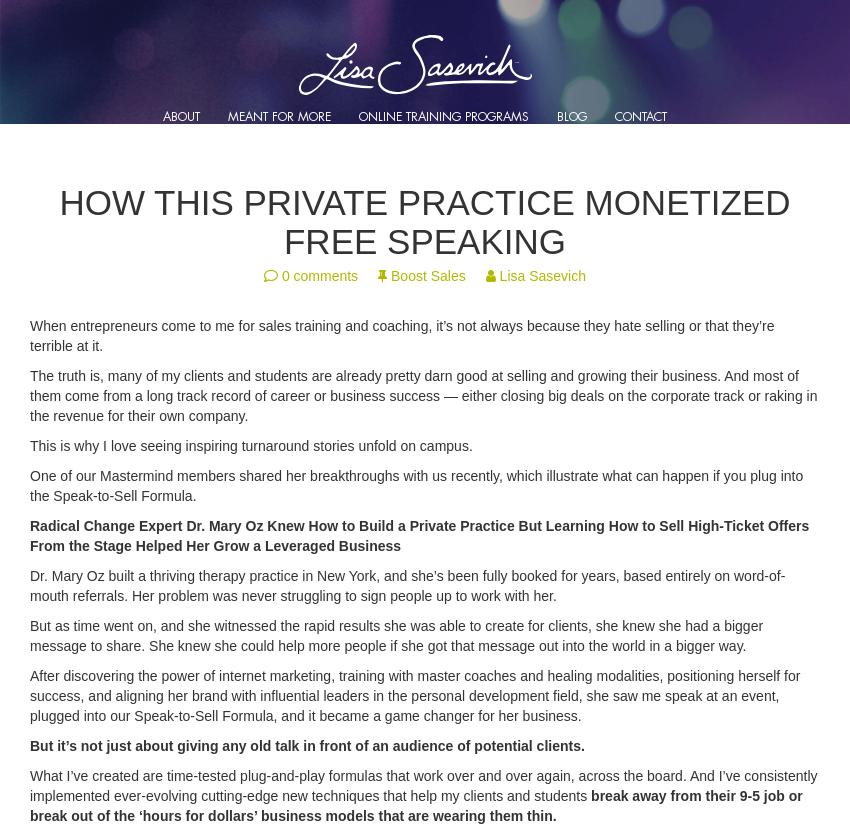 This screenshot has height=836, width=850. What do you see at coordinates (407, 585) in the screenshot?
I see `'Dr. Mary Oz built a thriving therapy practice in New York, and she’s been fully booked for years, based entirely on word-of-mouth referrals. Her problem was never struggling to sign people up to work with her.'` at bounding box center [407, 585].